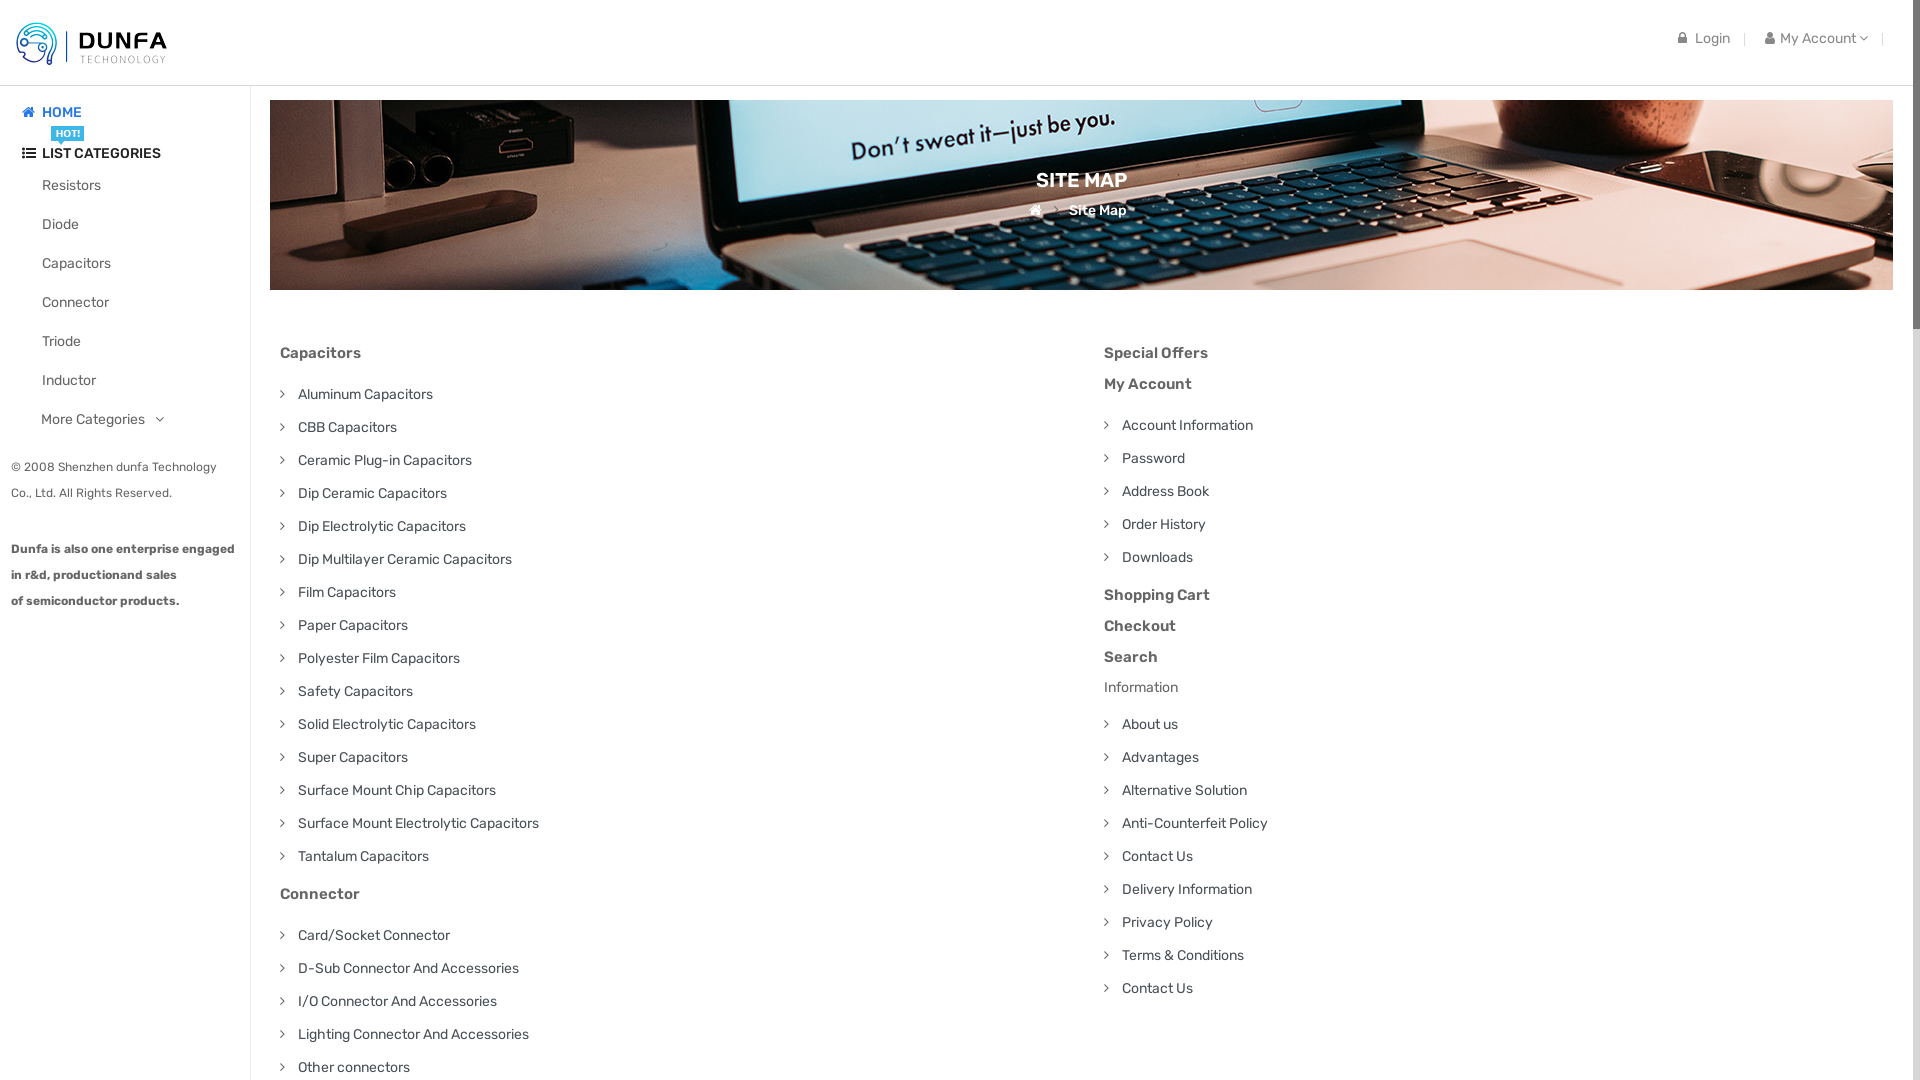 Image resolution: width=1920 pixels, height=1080 pixels. Describe the element at coordinates (1186, 888) in the screenshot. I see `'Delivery Information'` at that location.